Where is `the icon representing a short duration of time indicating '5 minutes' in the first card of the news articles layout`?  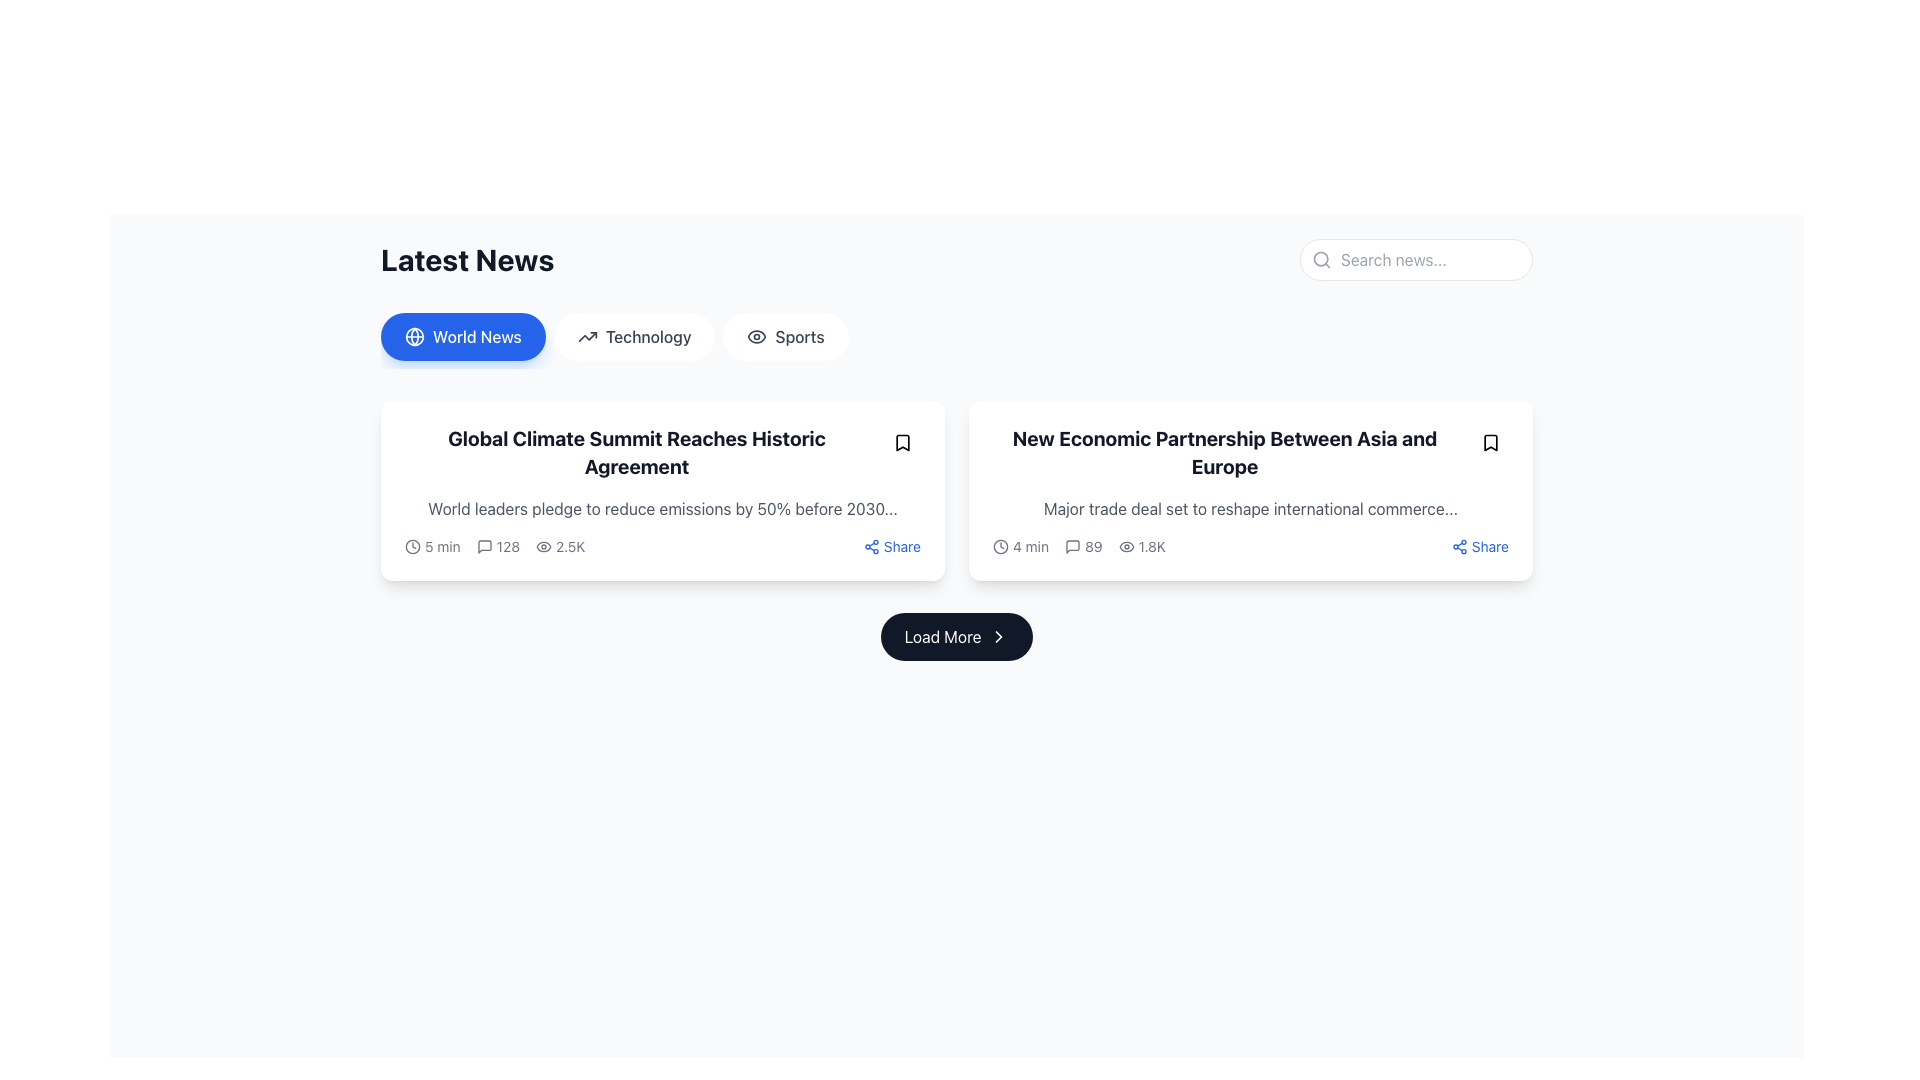 the icon representing a short duration of time indicating '5 minutes' in the first card of the news articles layout is located at coordinates (411, 547).